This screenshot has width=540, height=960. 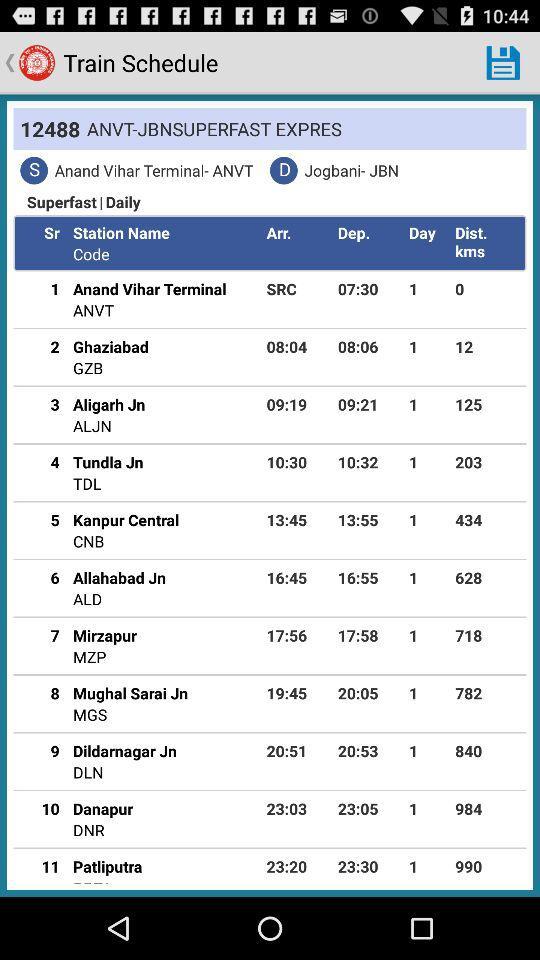 I want to click on app to the left of 23:20 icon, so click(x=107, y=865).